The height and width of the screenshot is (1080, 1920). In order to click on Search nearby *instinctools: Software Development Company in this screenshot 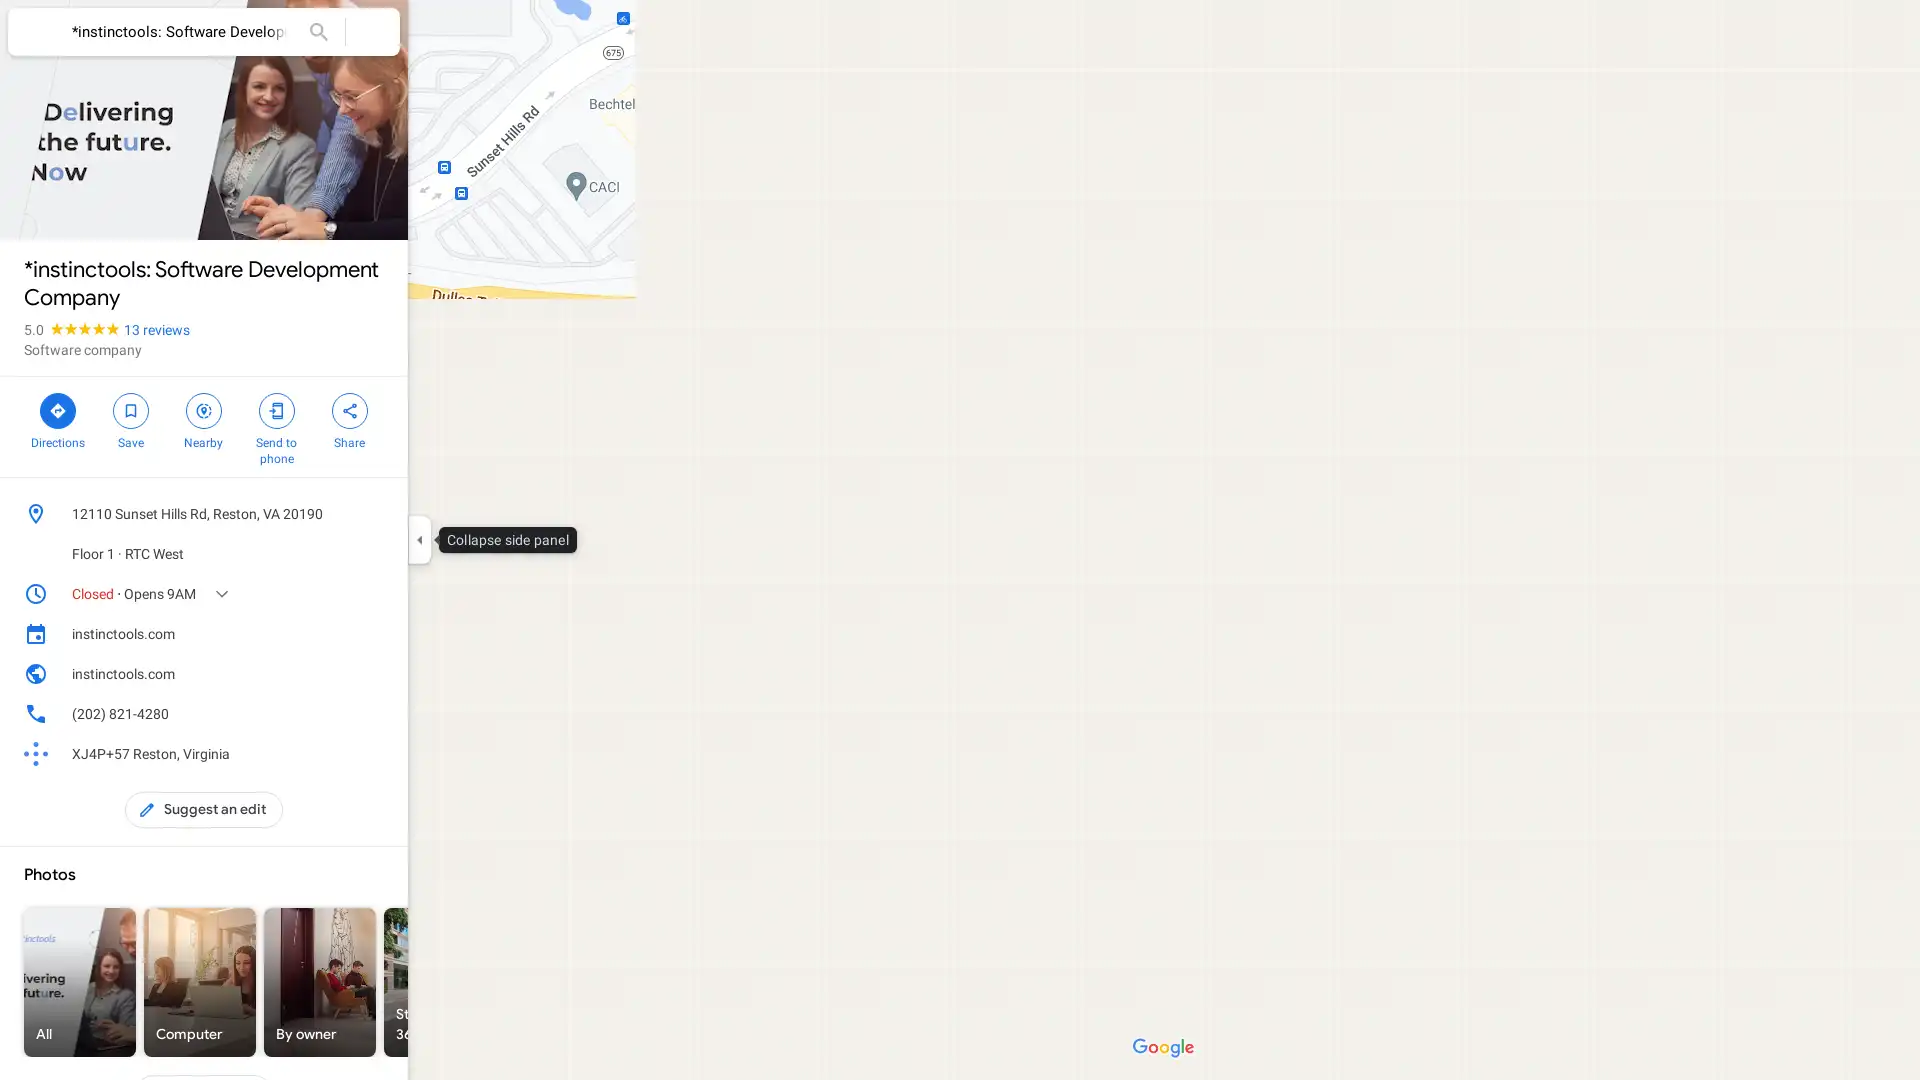, I will do `click(203, 418)`.